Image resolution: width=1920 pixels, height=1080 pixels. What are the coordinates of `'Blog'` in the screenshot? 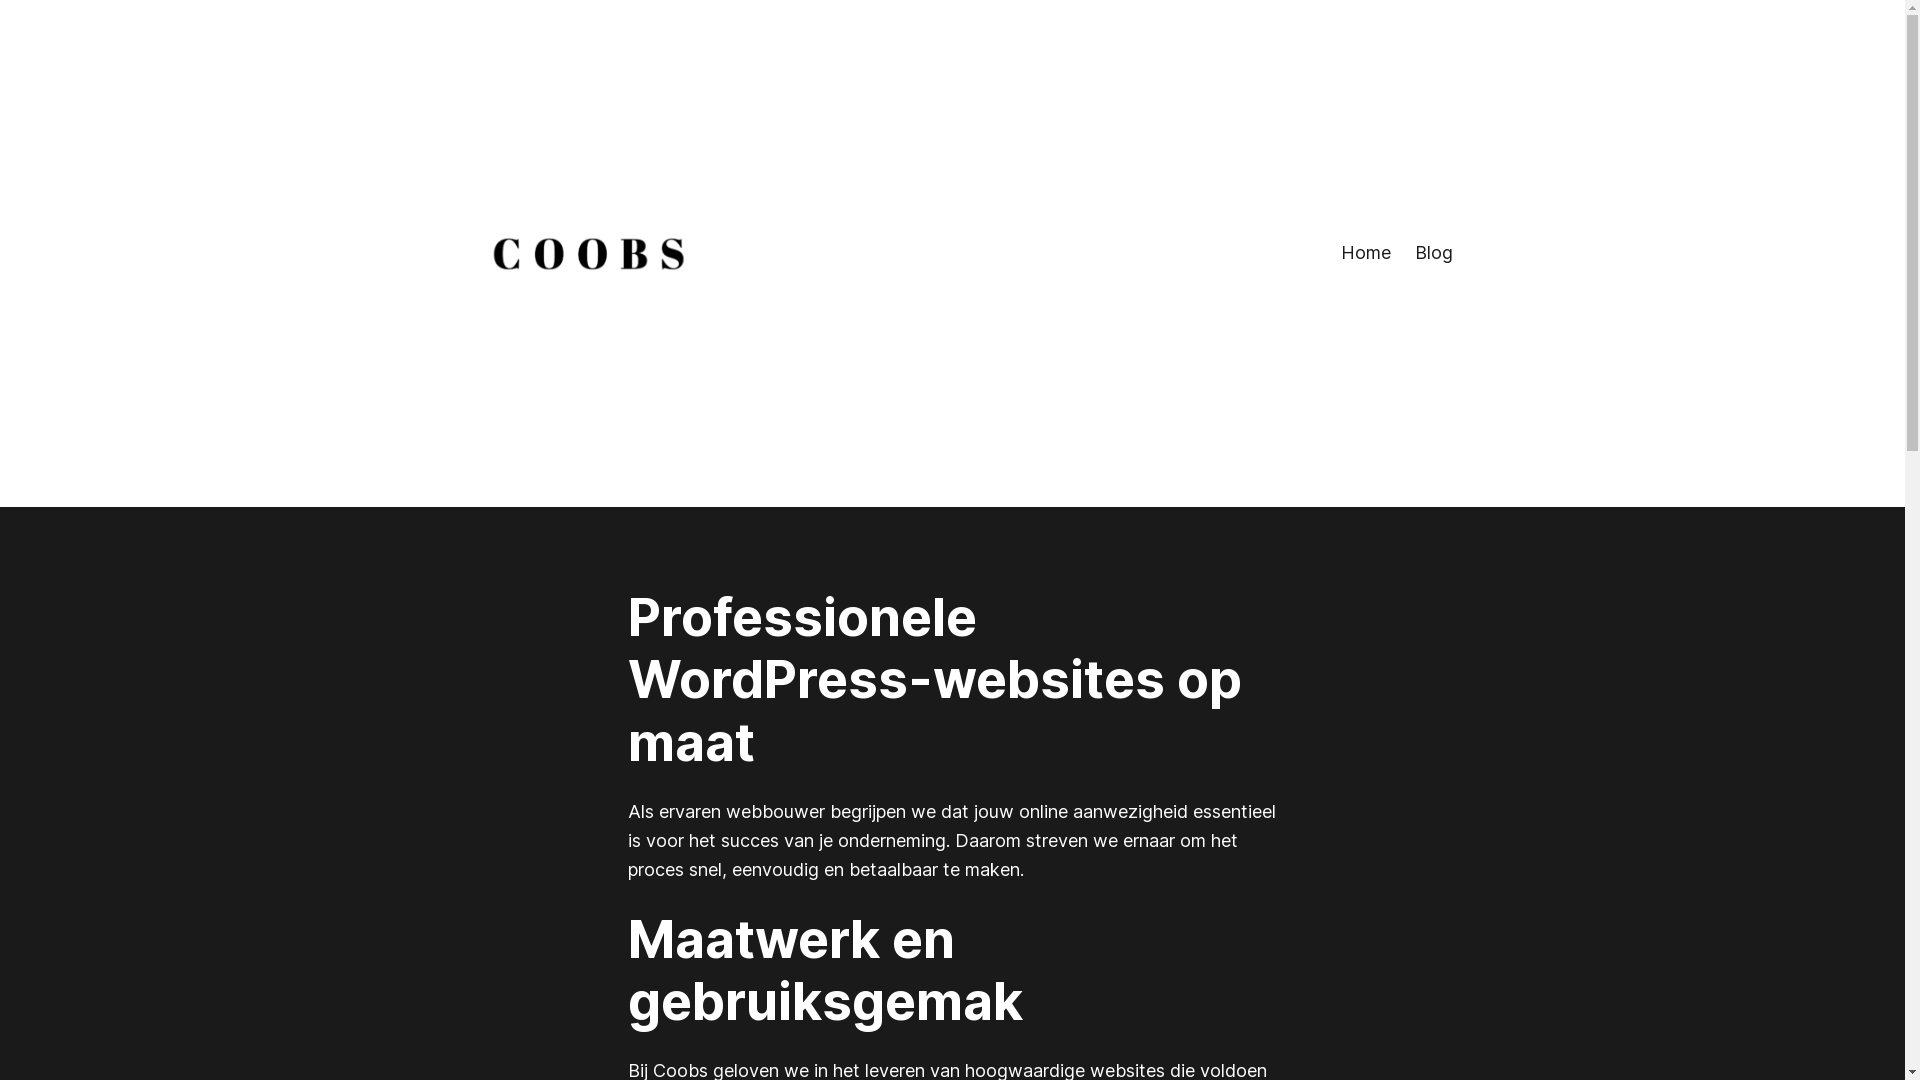 It's located at (1432, 252).